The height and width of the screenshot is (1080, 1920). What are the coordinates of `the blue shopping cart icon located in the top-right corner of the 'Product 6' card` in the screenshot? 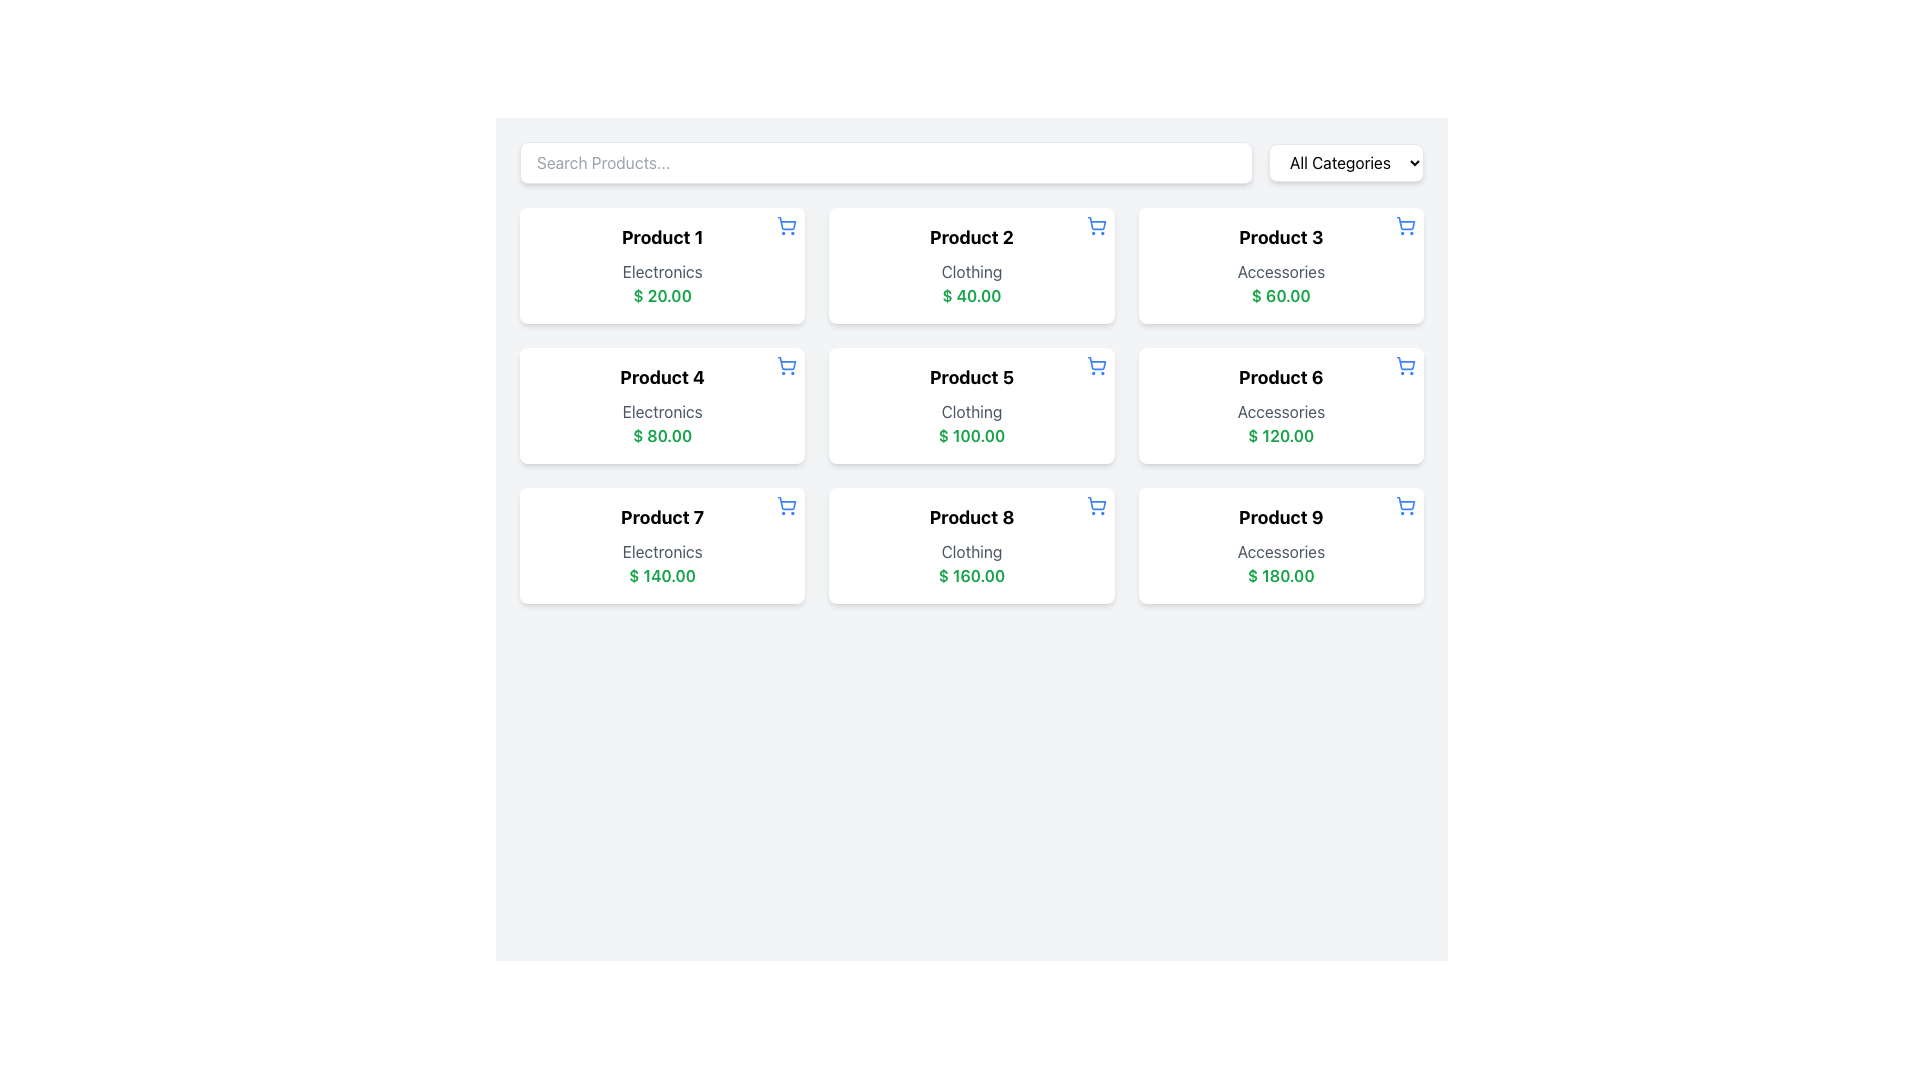 It's located at (1405, 366).